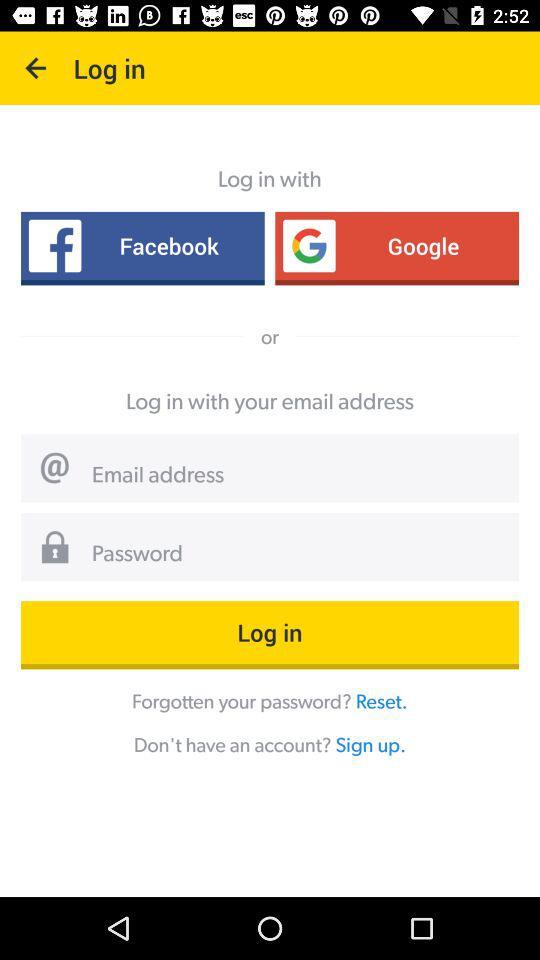 This screenshot has width=540, height=960. What do you see at coordinates (369, 743) in the screenshot?
I see `sign up. icon` at bounding box center [369, 743].